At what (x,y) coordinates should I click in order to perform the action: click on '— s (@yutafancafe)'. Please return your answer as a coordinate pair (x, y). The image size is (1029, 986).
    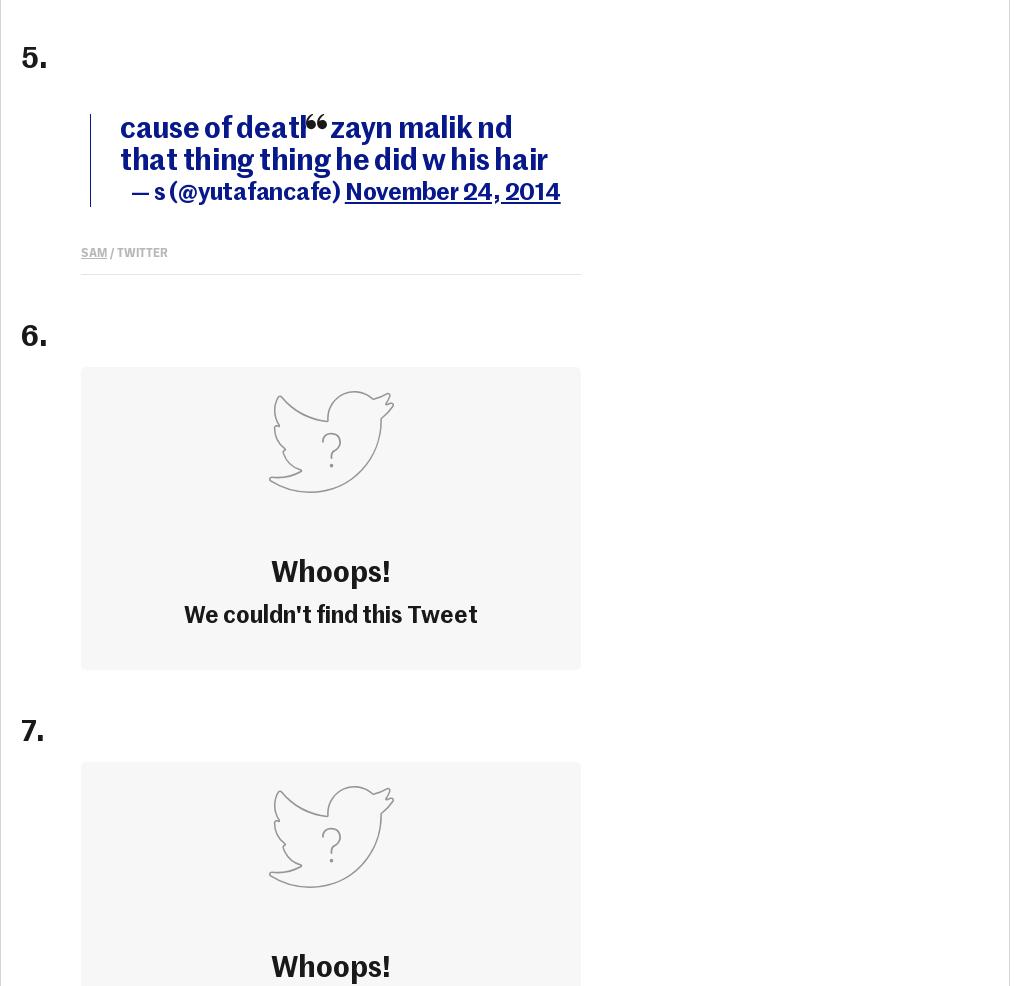
    Looking at the image, I should click on (236, 190).